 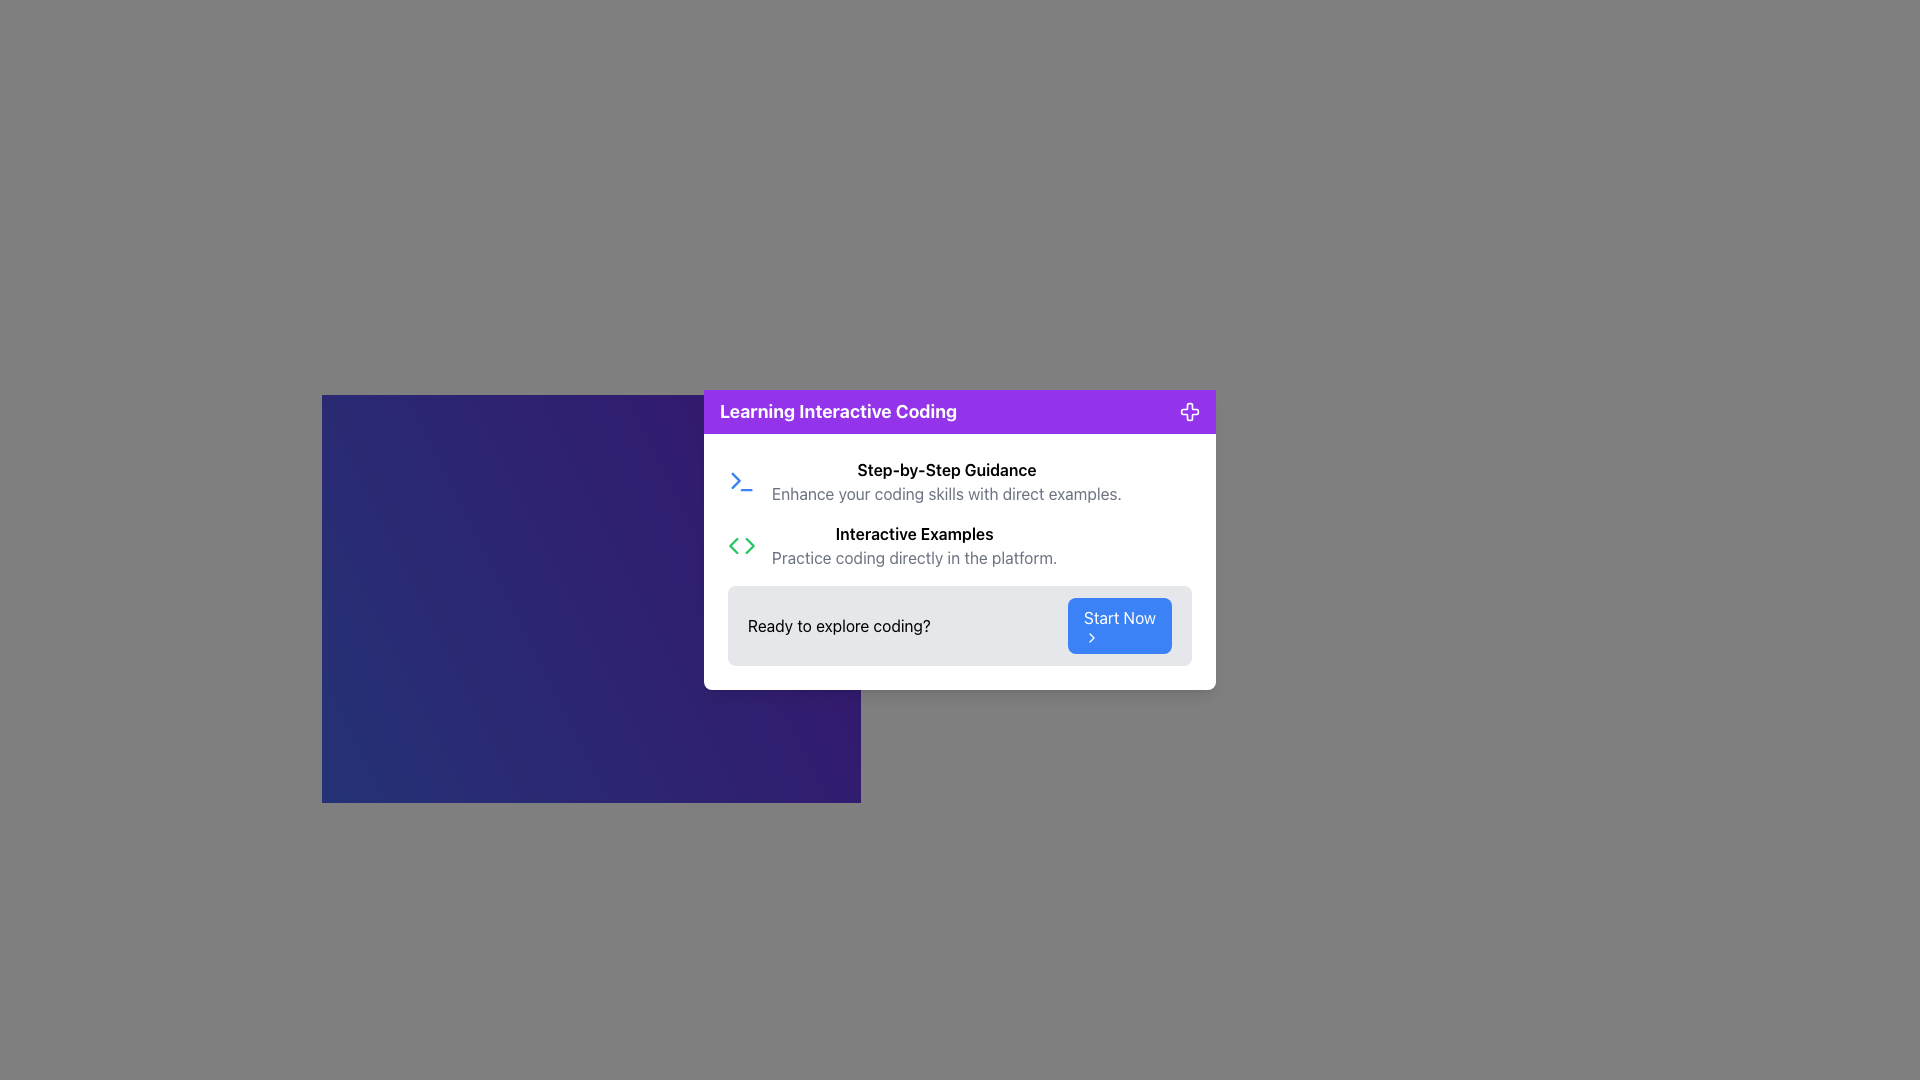 What do you see at coordinates (1190, 411) in the screenshot?
I see `the close button located in the top-right corner of the purple header section of the 'Learning Interactive Coding' dialog box` at bounding box center [1190, 411].